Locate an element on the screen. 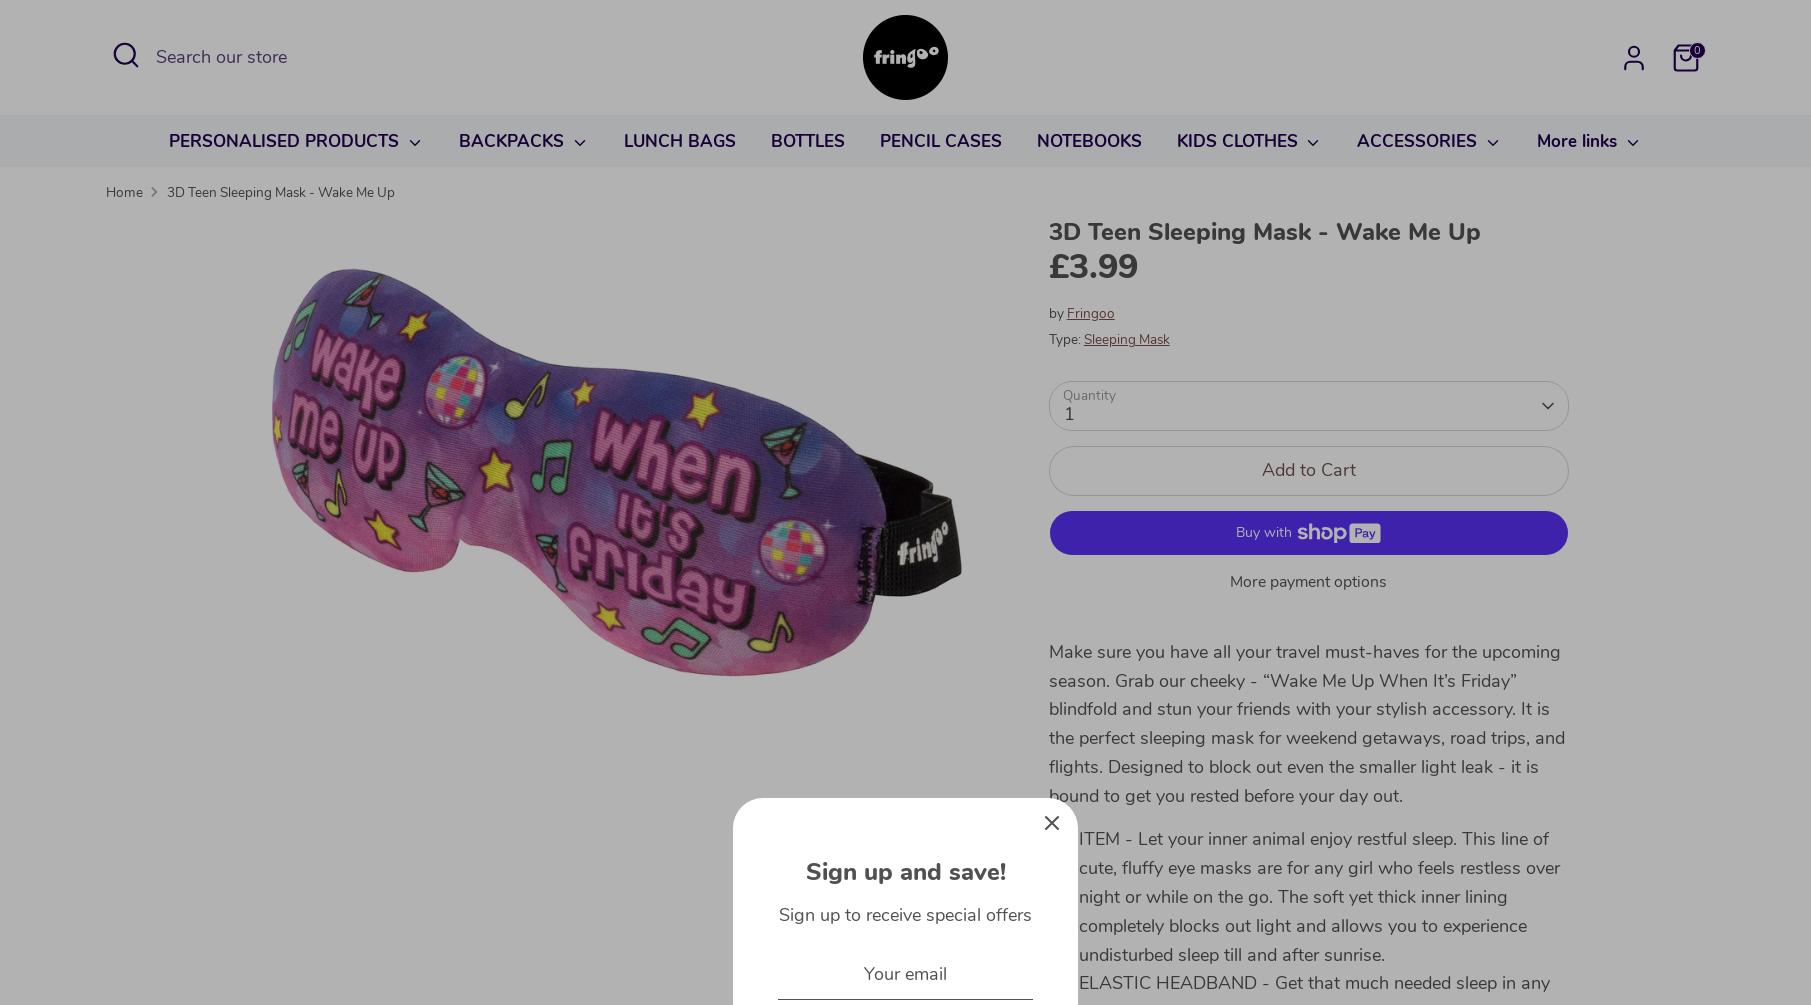  'Bottoms' is located at coordinates (1175, 225).